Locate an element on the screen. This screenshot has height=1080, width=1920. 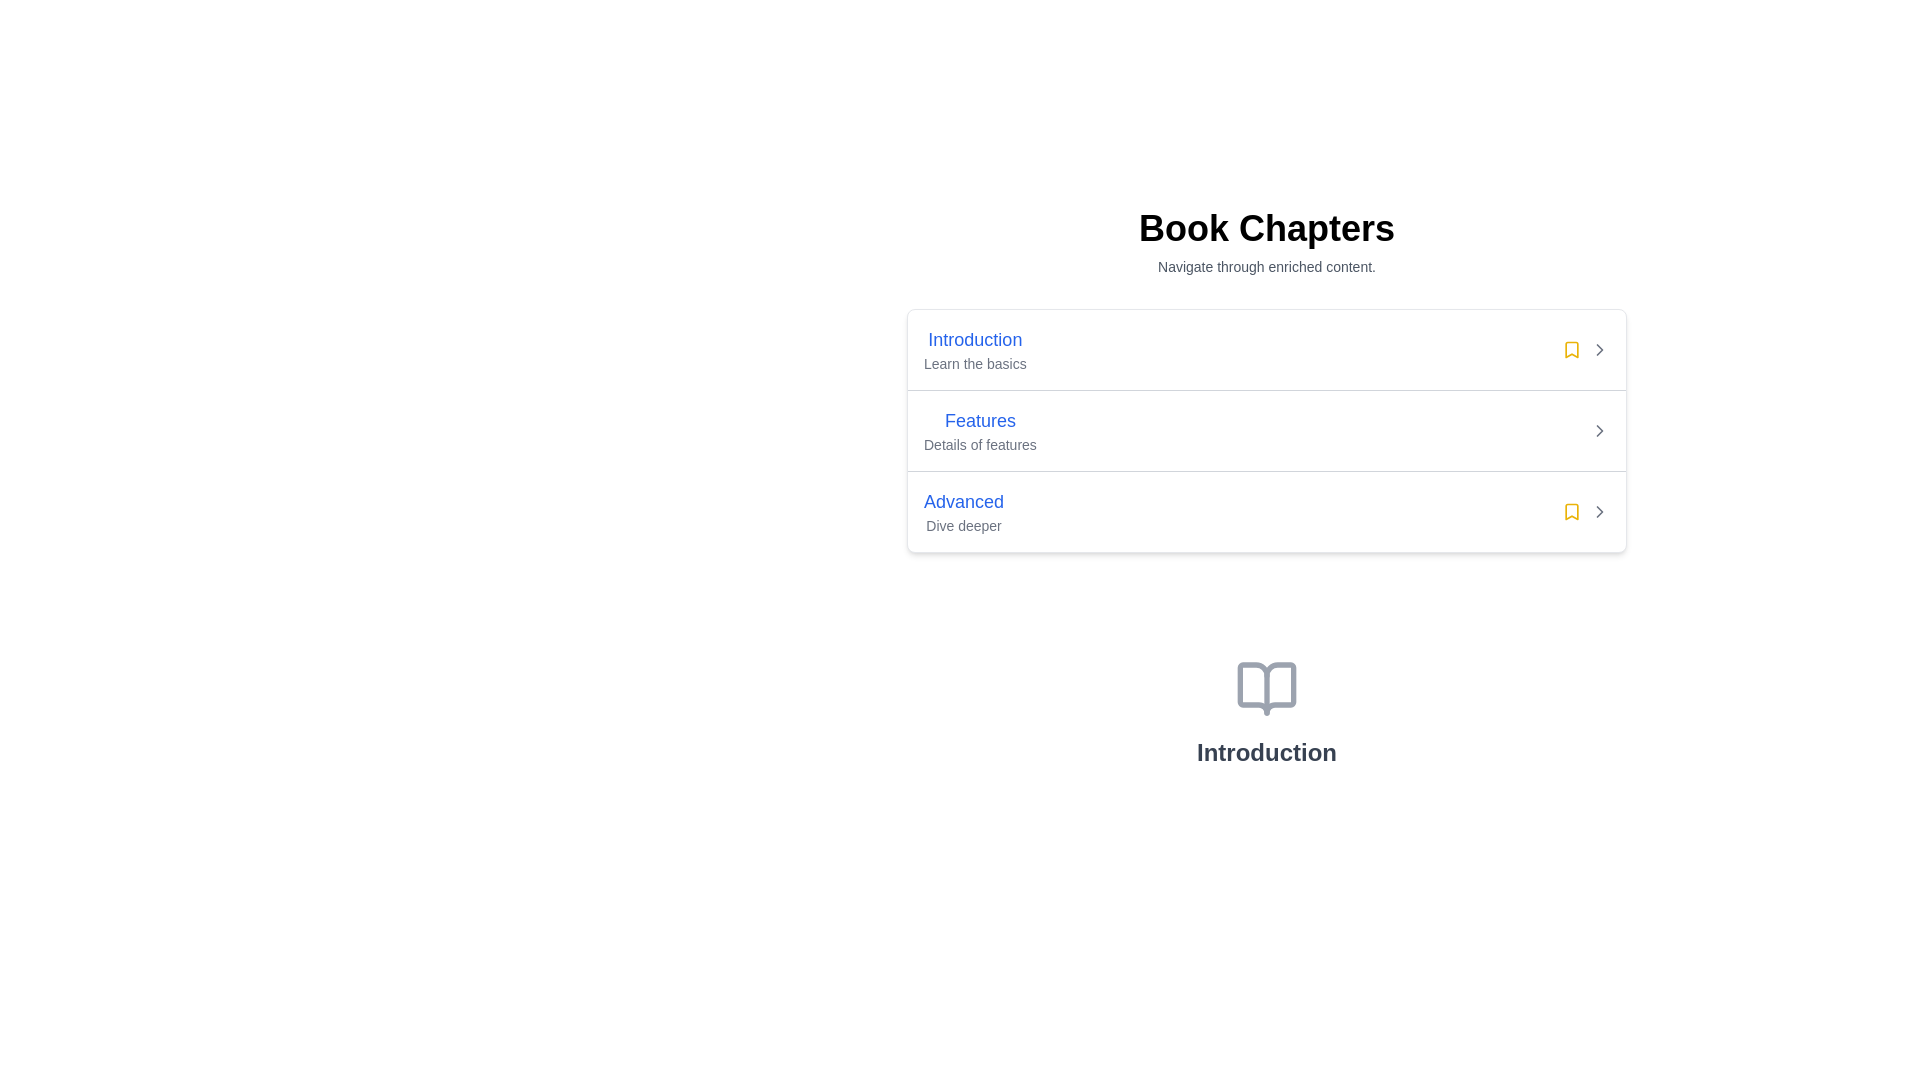
the navigational hyperlink labeled 'Features' located in the 'Book Chapters' section, positioned below 'Introduction' and above 'Advanced' is located at coordinates (980, 419).